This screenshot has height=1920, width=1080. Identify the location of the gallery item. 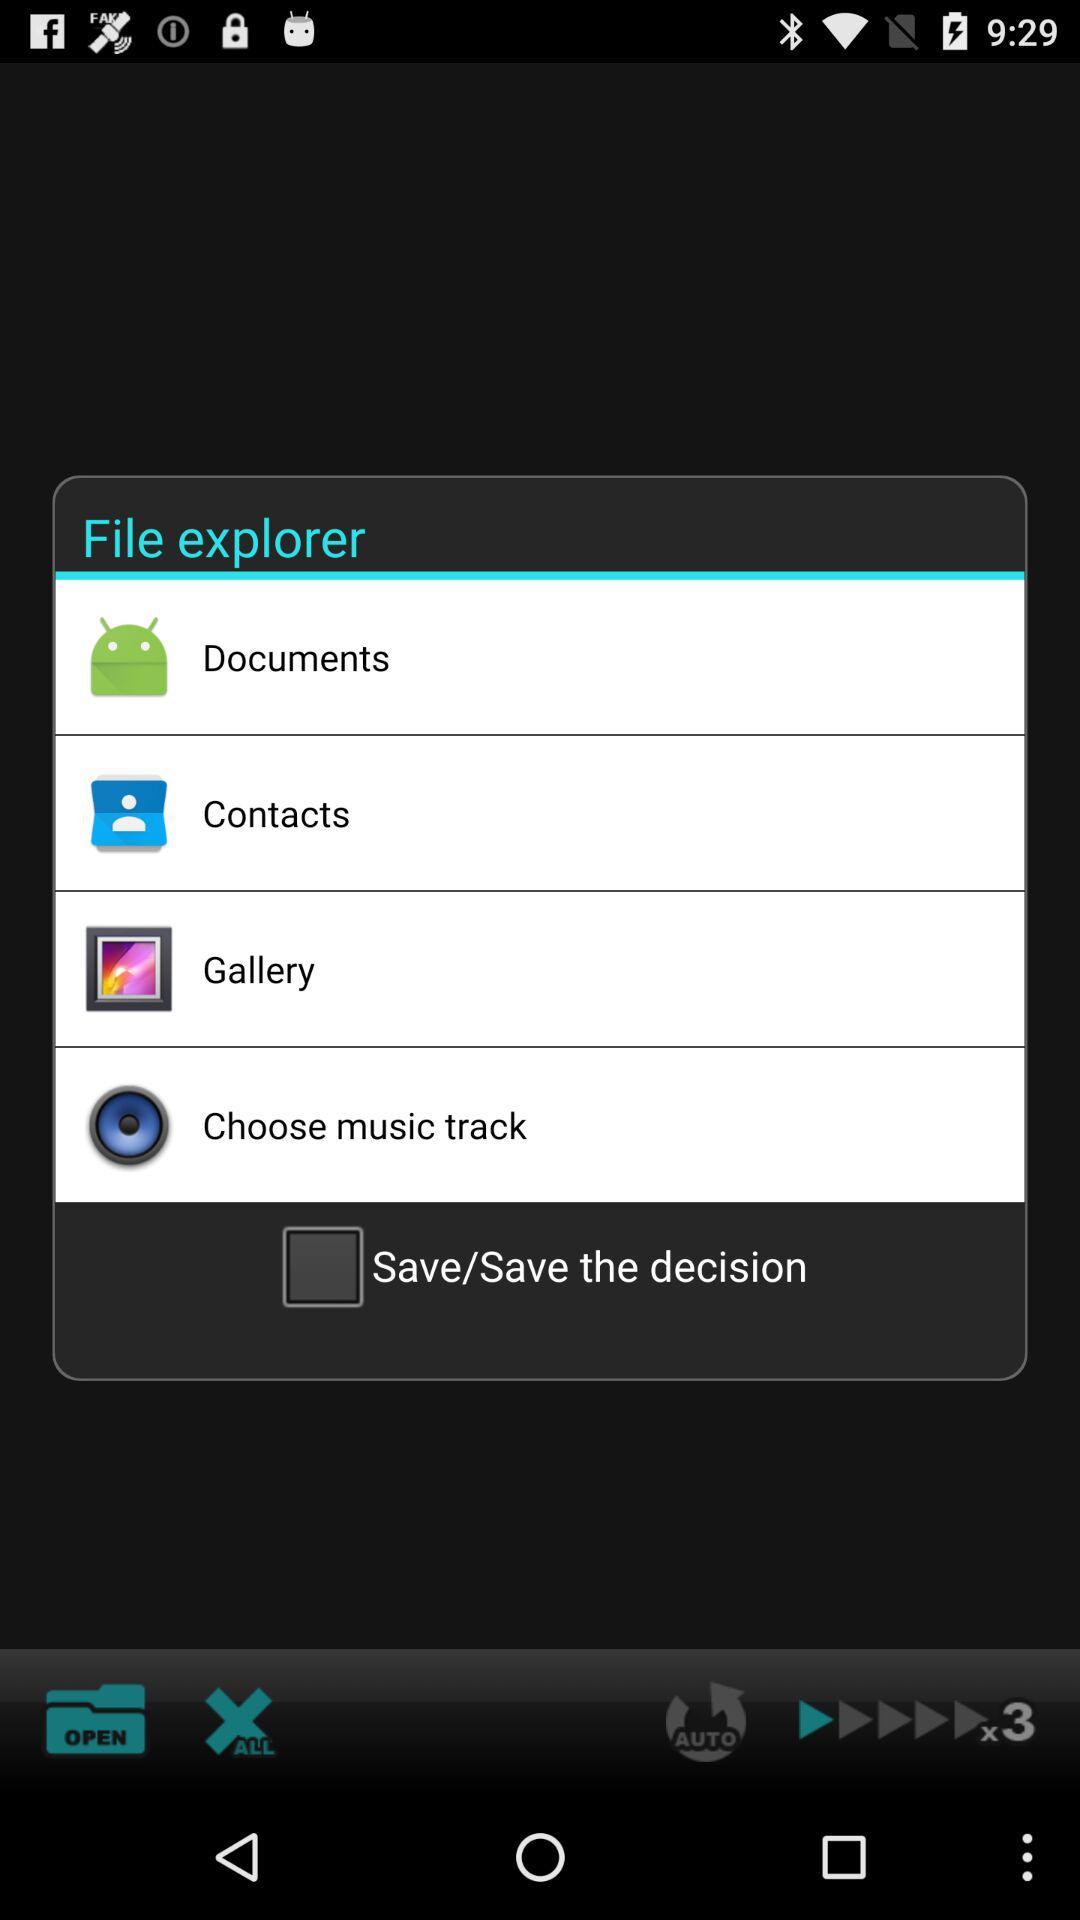
(586, 969).